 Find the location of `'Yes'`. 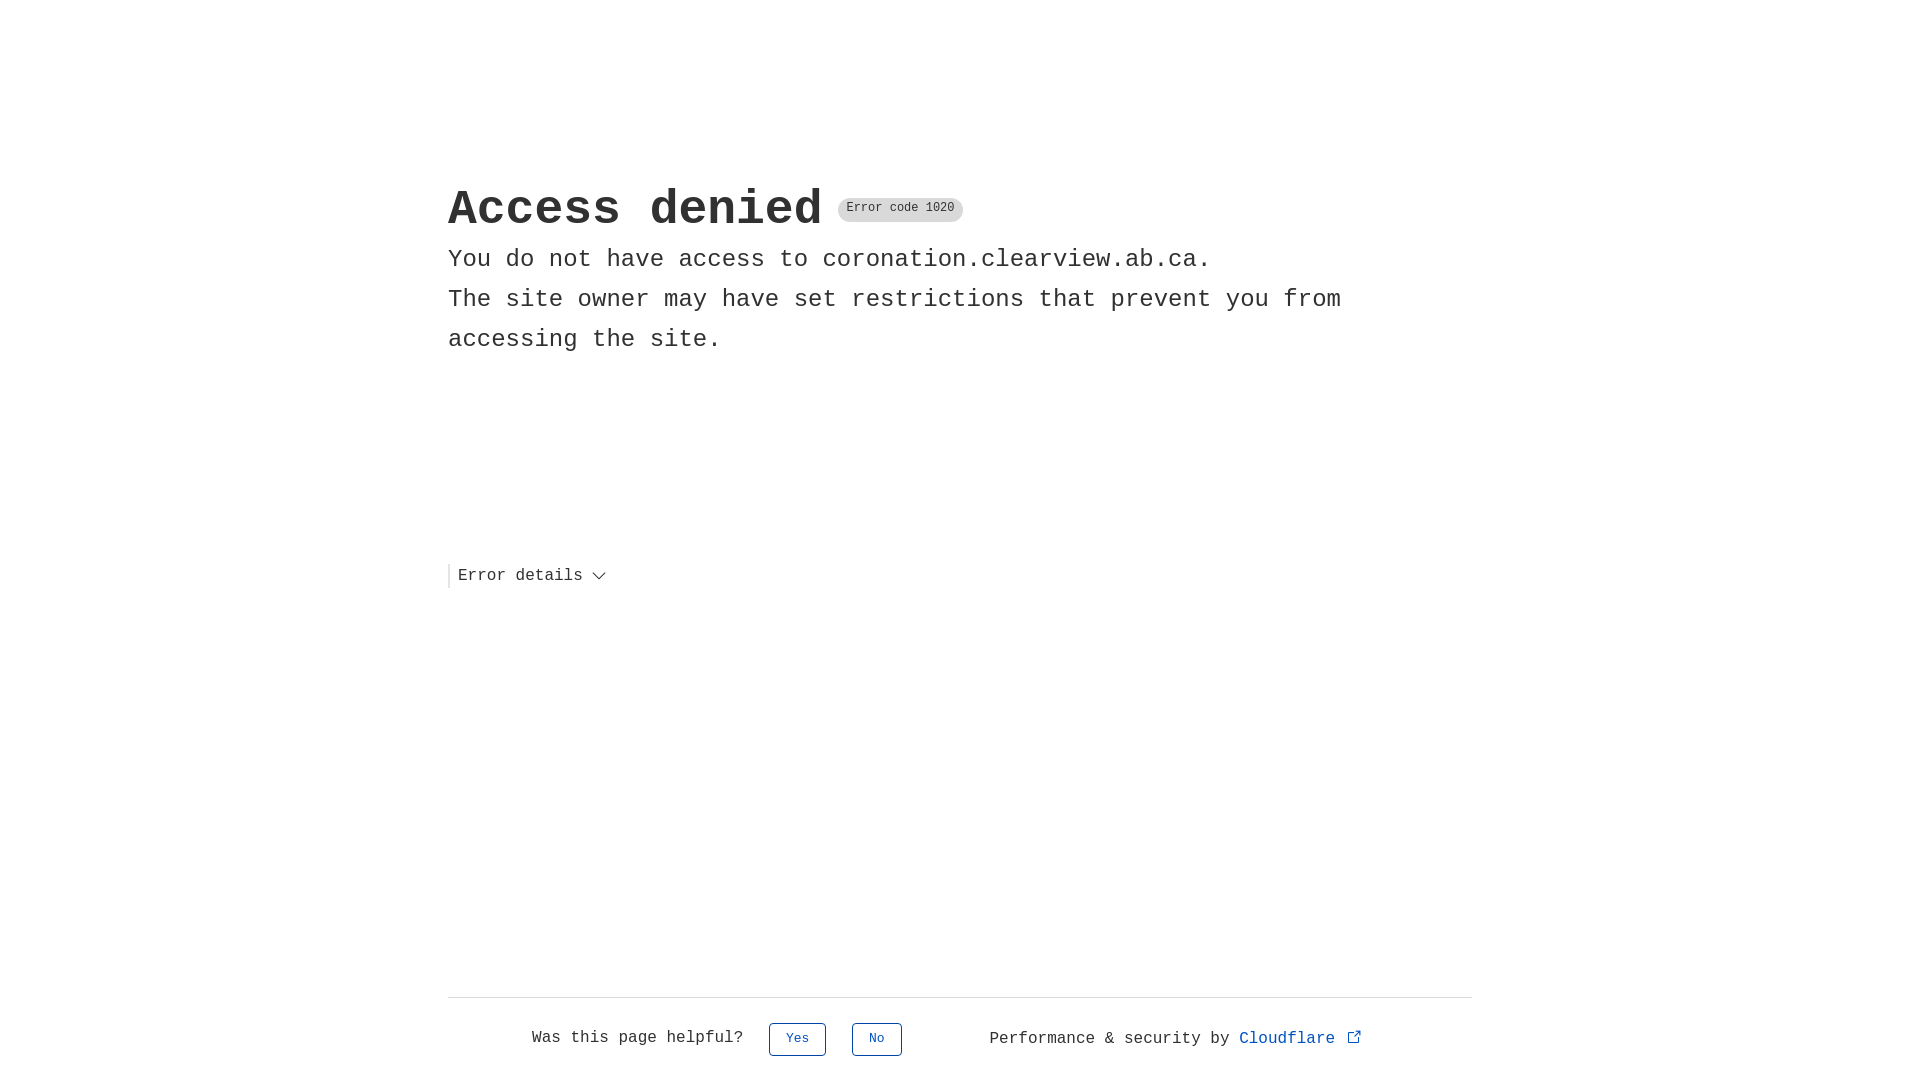

'Yes' is located at coordinates (796, 1038).